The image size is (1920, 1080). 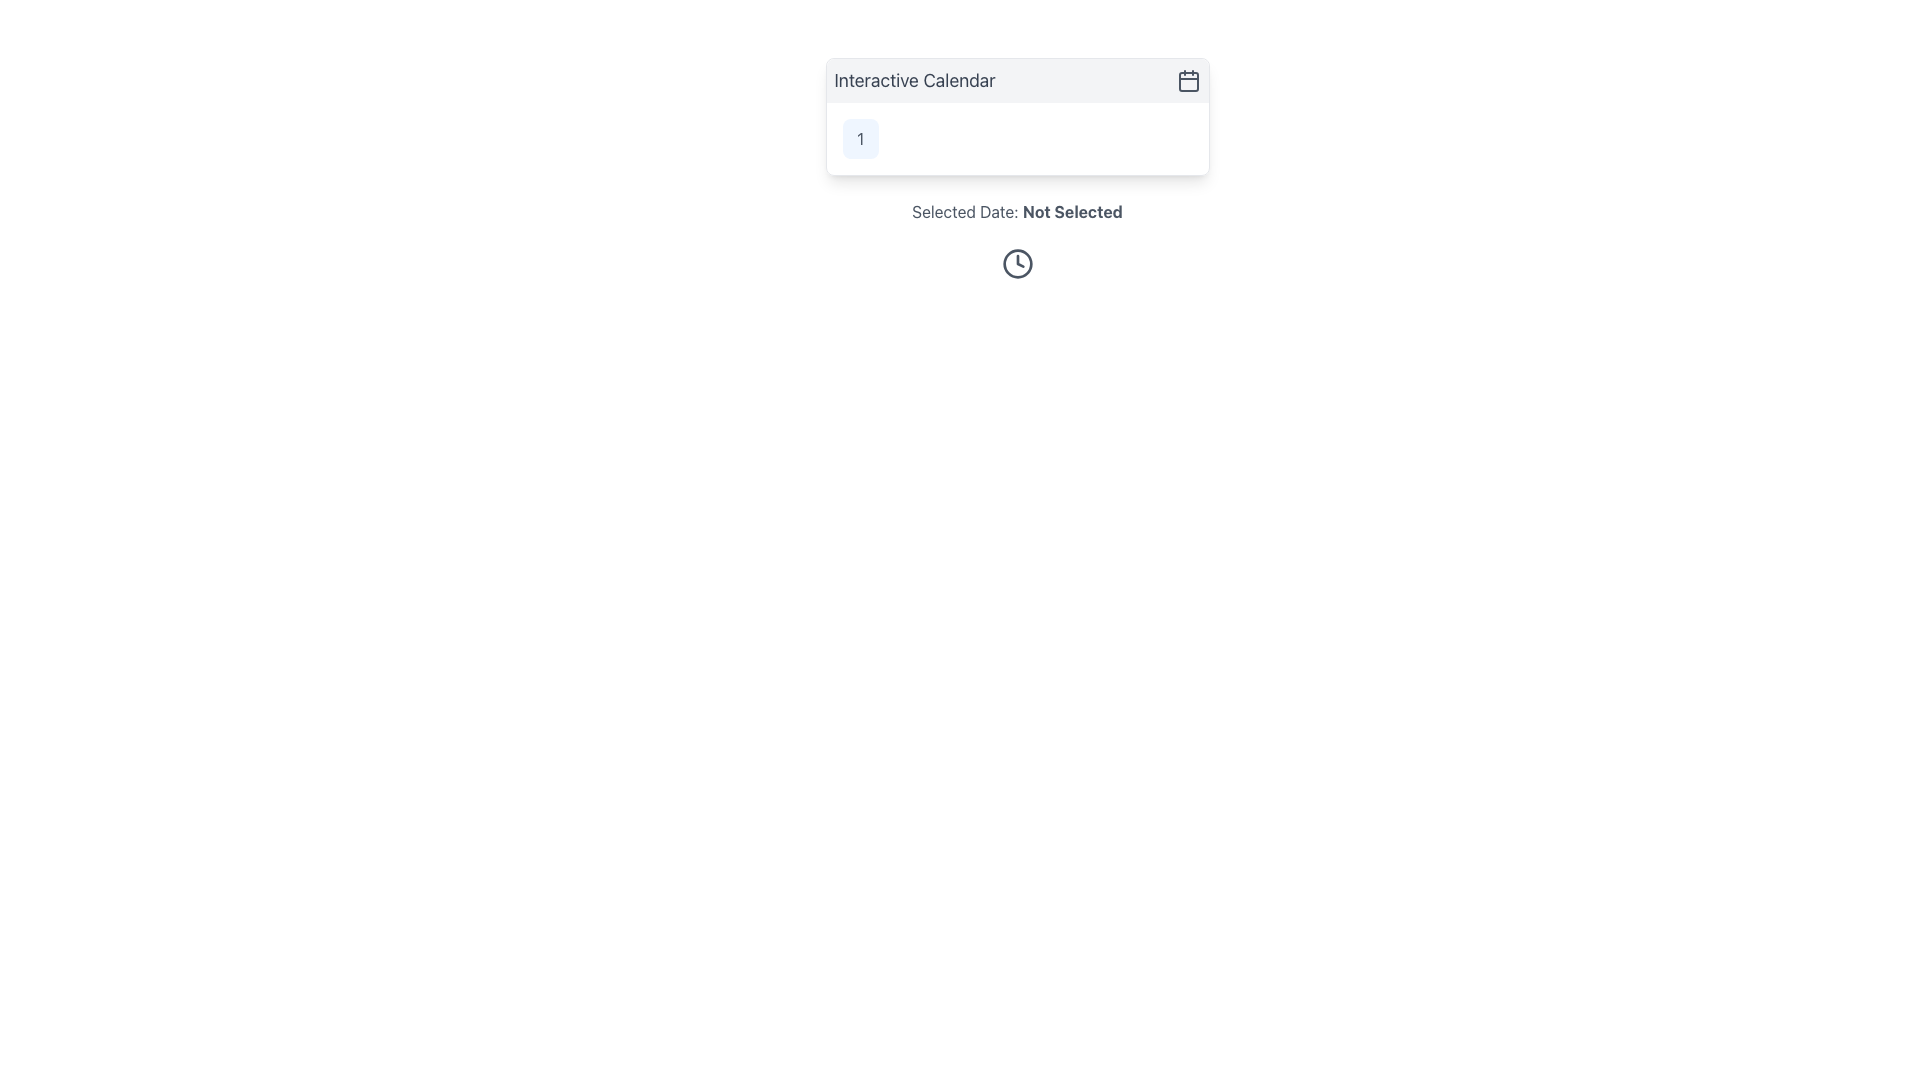 What do you see at coordinates (1017, 262) in the screenshot?
I see `clock icon, which is a circular gray icon with clock hands, located beneath the 'Selected Date: Not Selected' text` at bounding box center [1017, 262].